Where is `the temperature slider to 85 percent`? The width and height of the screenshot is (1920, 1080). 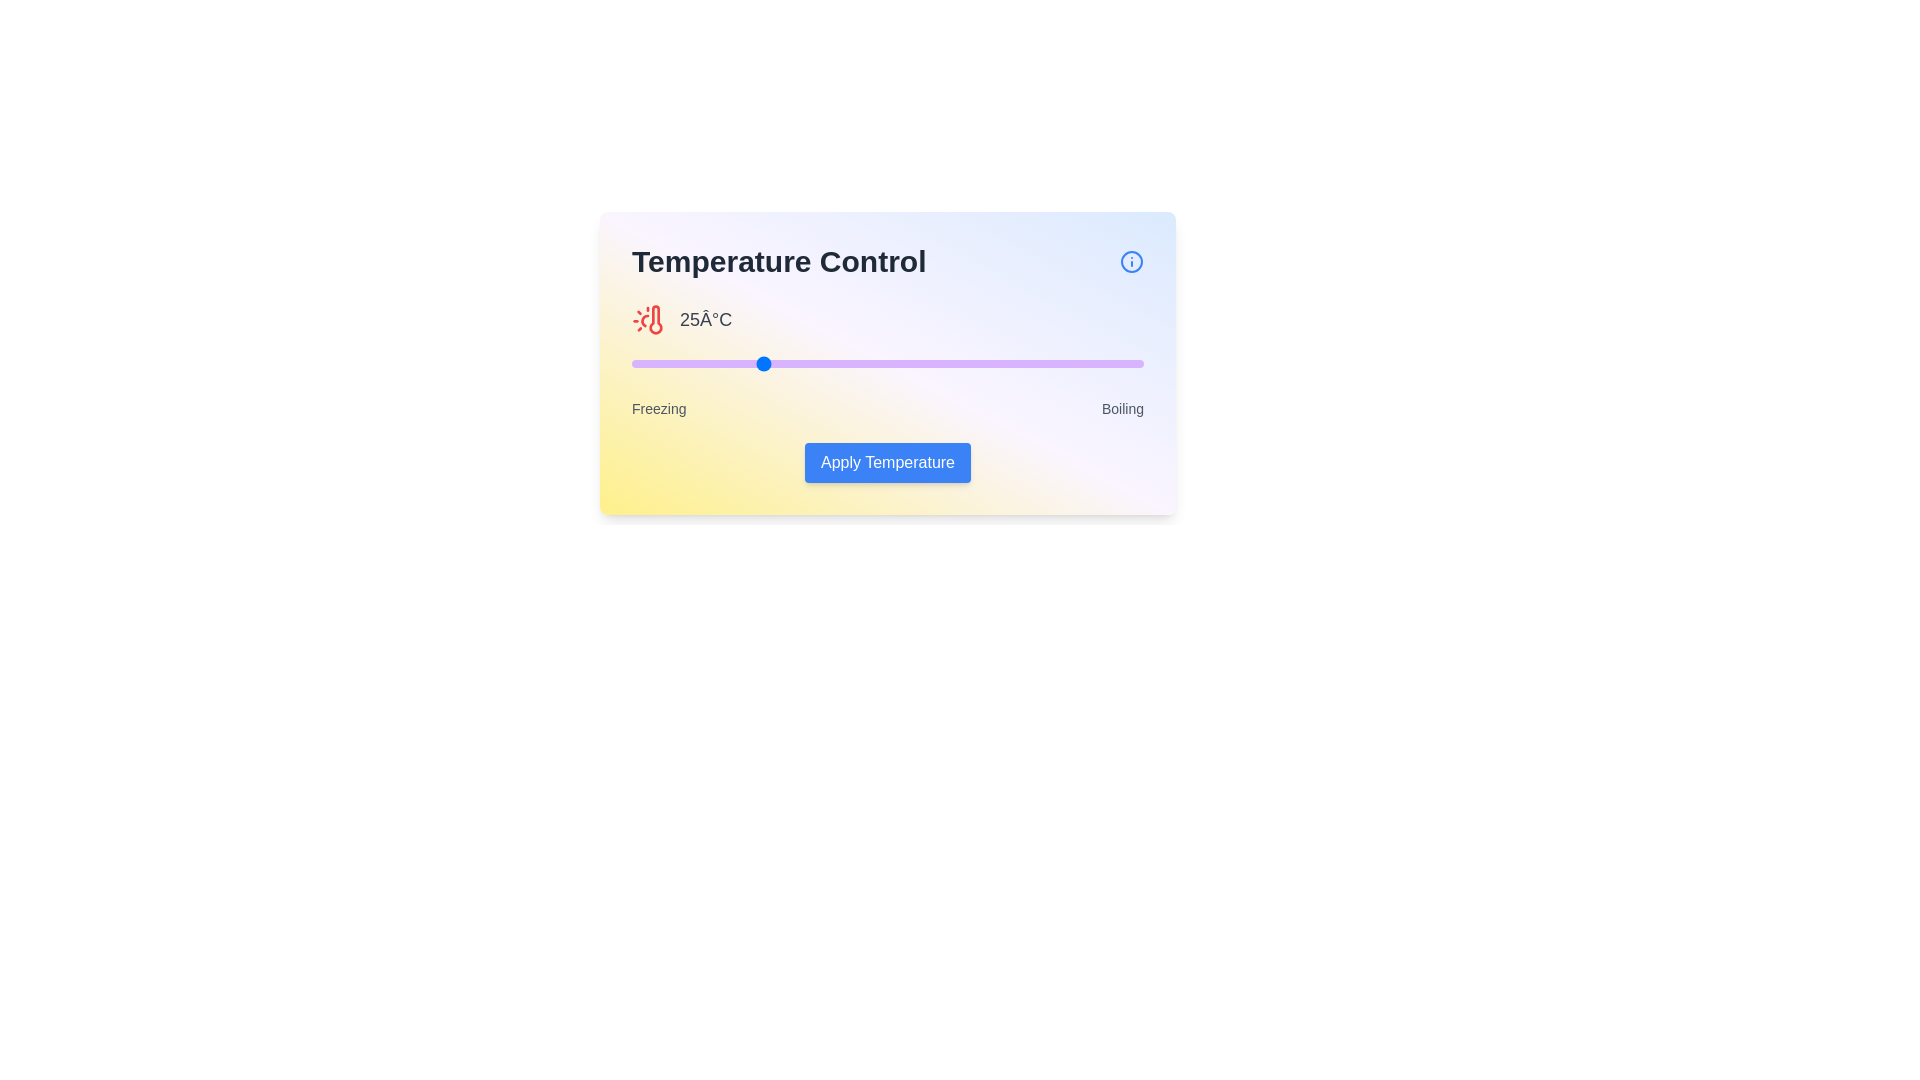
the temperature slider to 85 percent is located at coordinates (1066, 363).